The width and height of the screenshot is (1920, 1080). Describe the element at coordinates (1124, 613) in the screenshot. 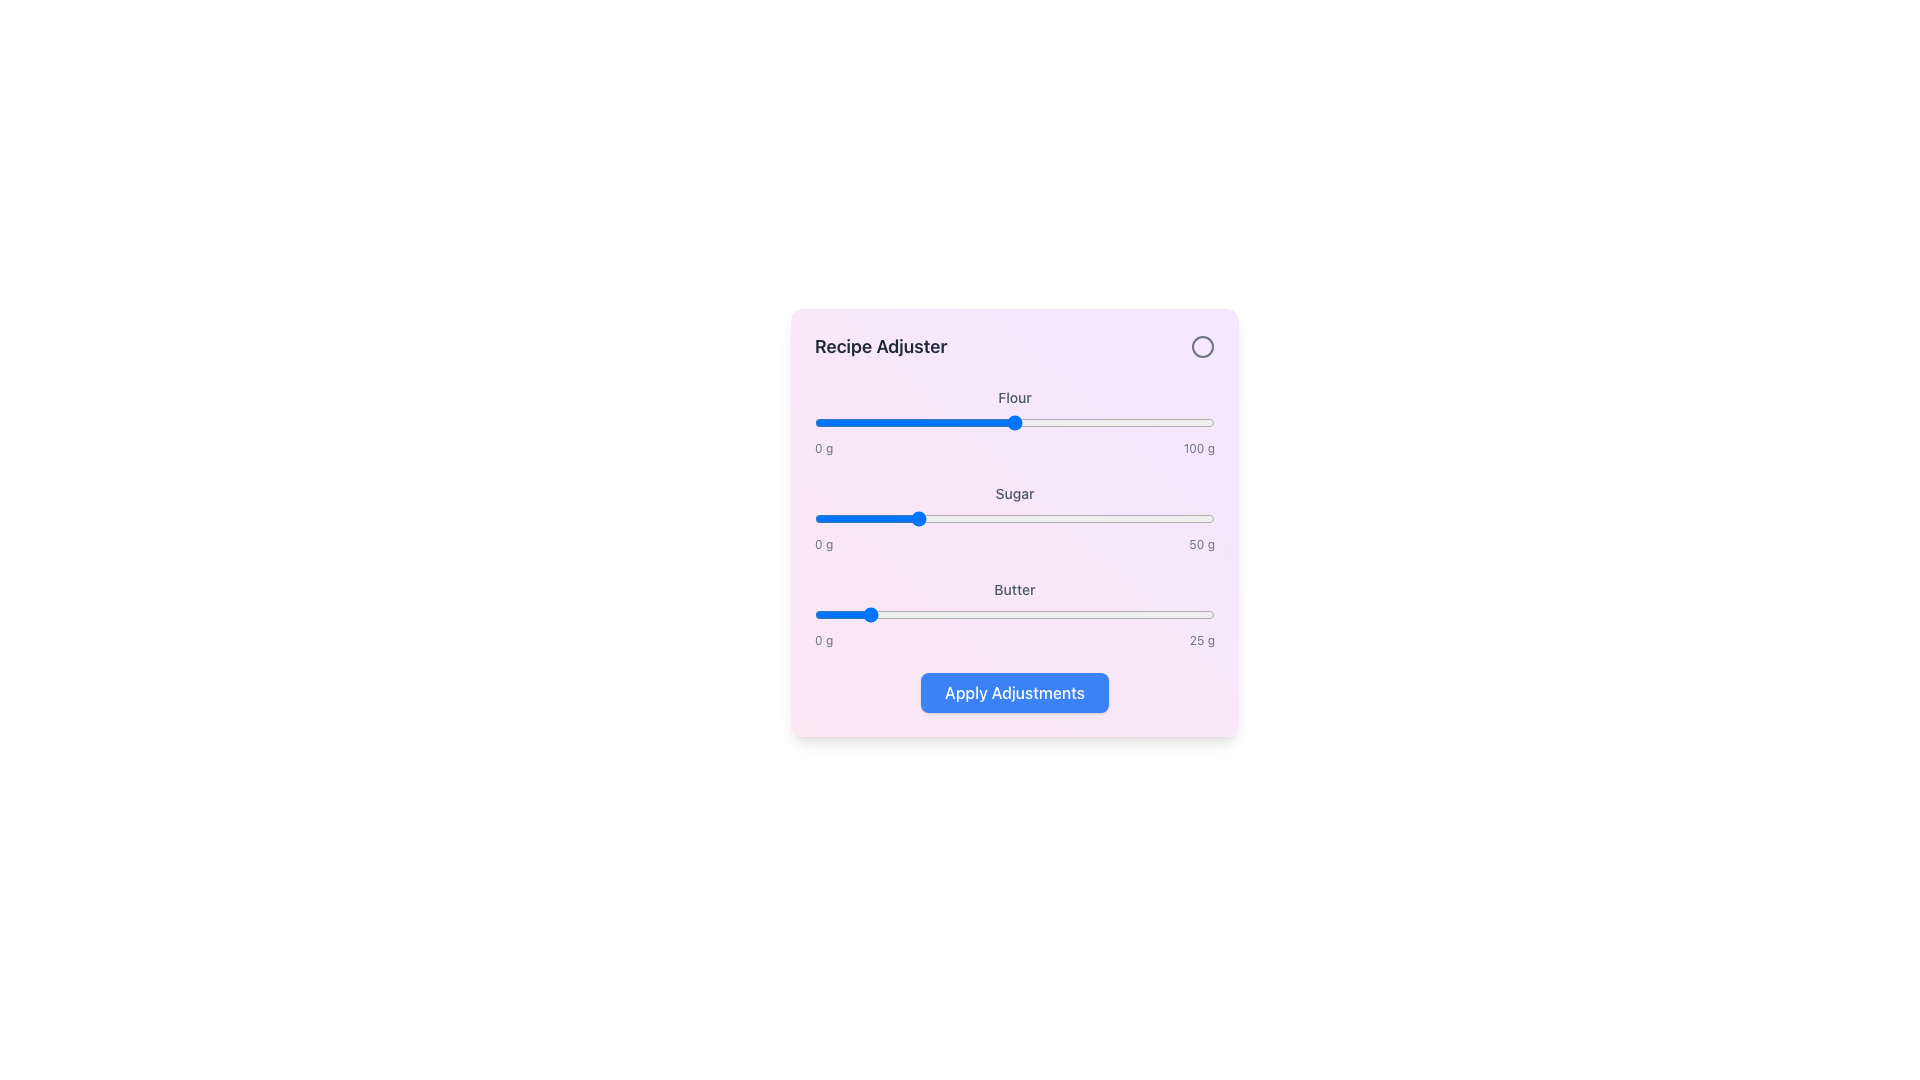

I see `Butter amount` at that location.